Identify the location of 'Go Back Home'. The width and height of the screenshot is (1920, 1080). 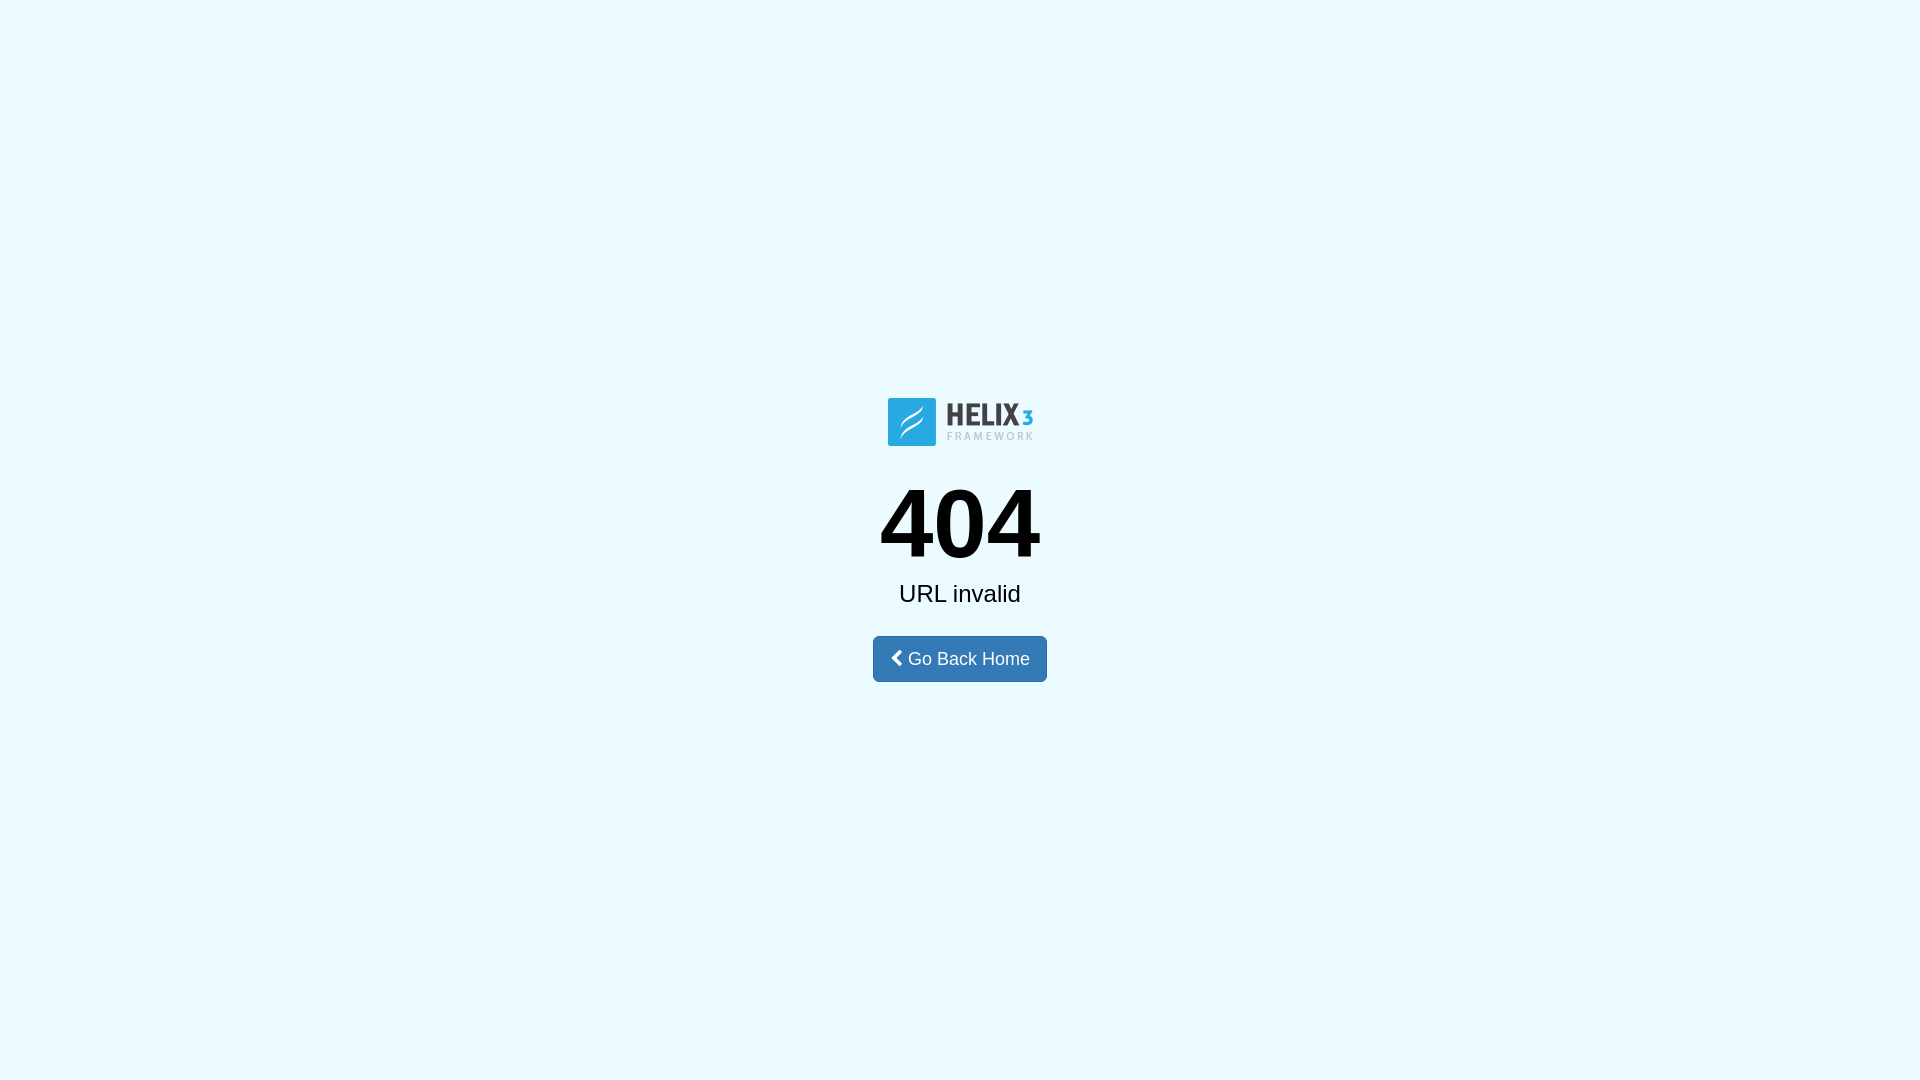
(960, 659).